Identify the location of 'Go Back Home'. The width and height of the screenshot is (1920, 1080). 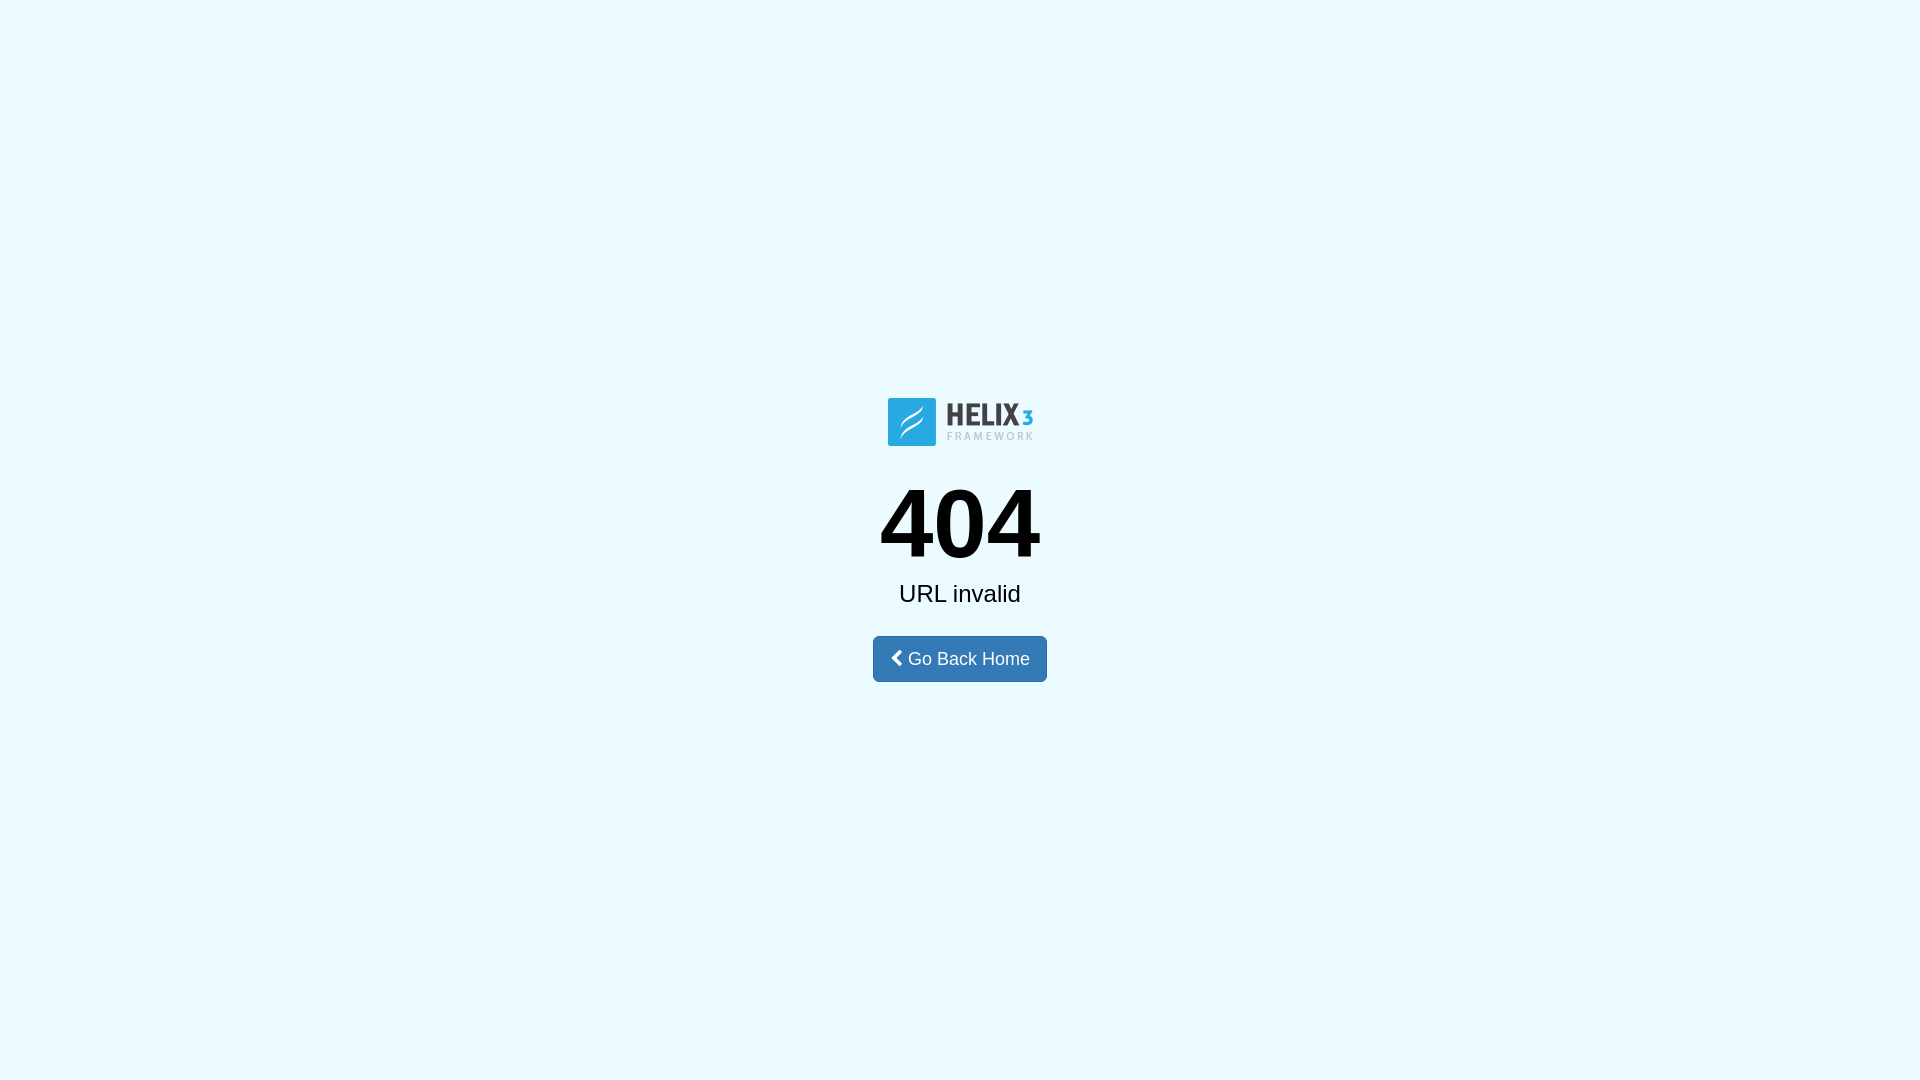
(960, 659).